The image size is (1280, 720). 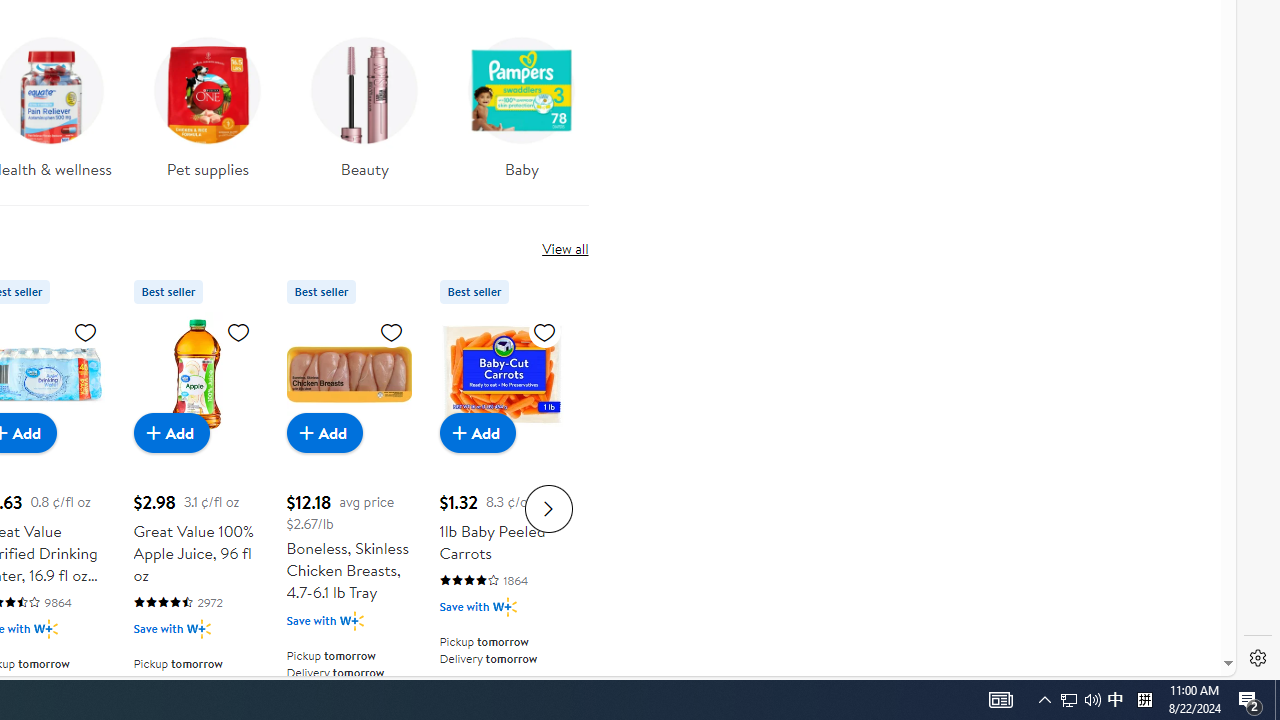 I want to click on 'Pet supplies', so click(x=208, y=101).